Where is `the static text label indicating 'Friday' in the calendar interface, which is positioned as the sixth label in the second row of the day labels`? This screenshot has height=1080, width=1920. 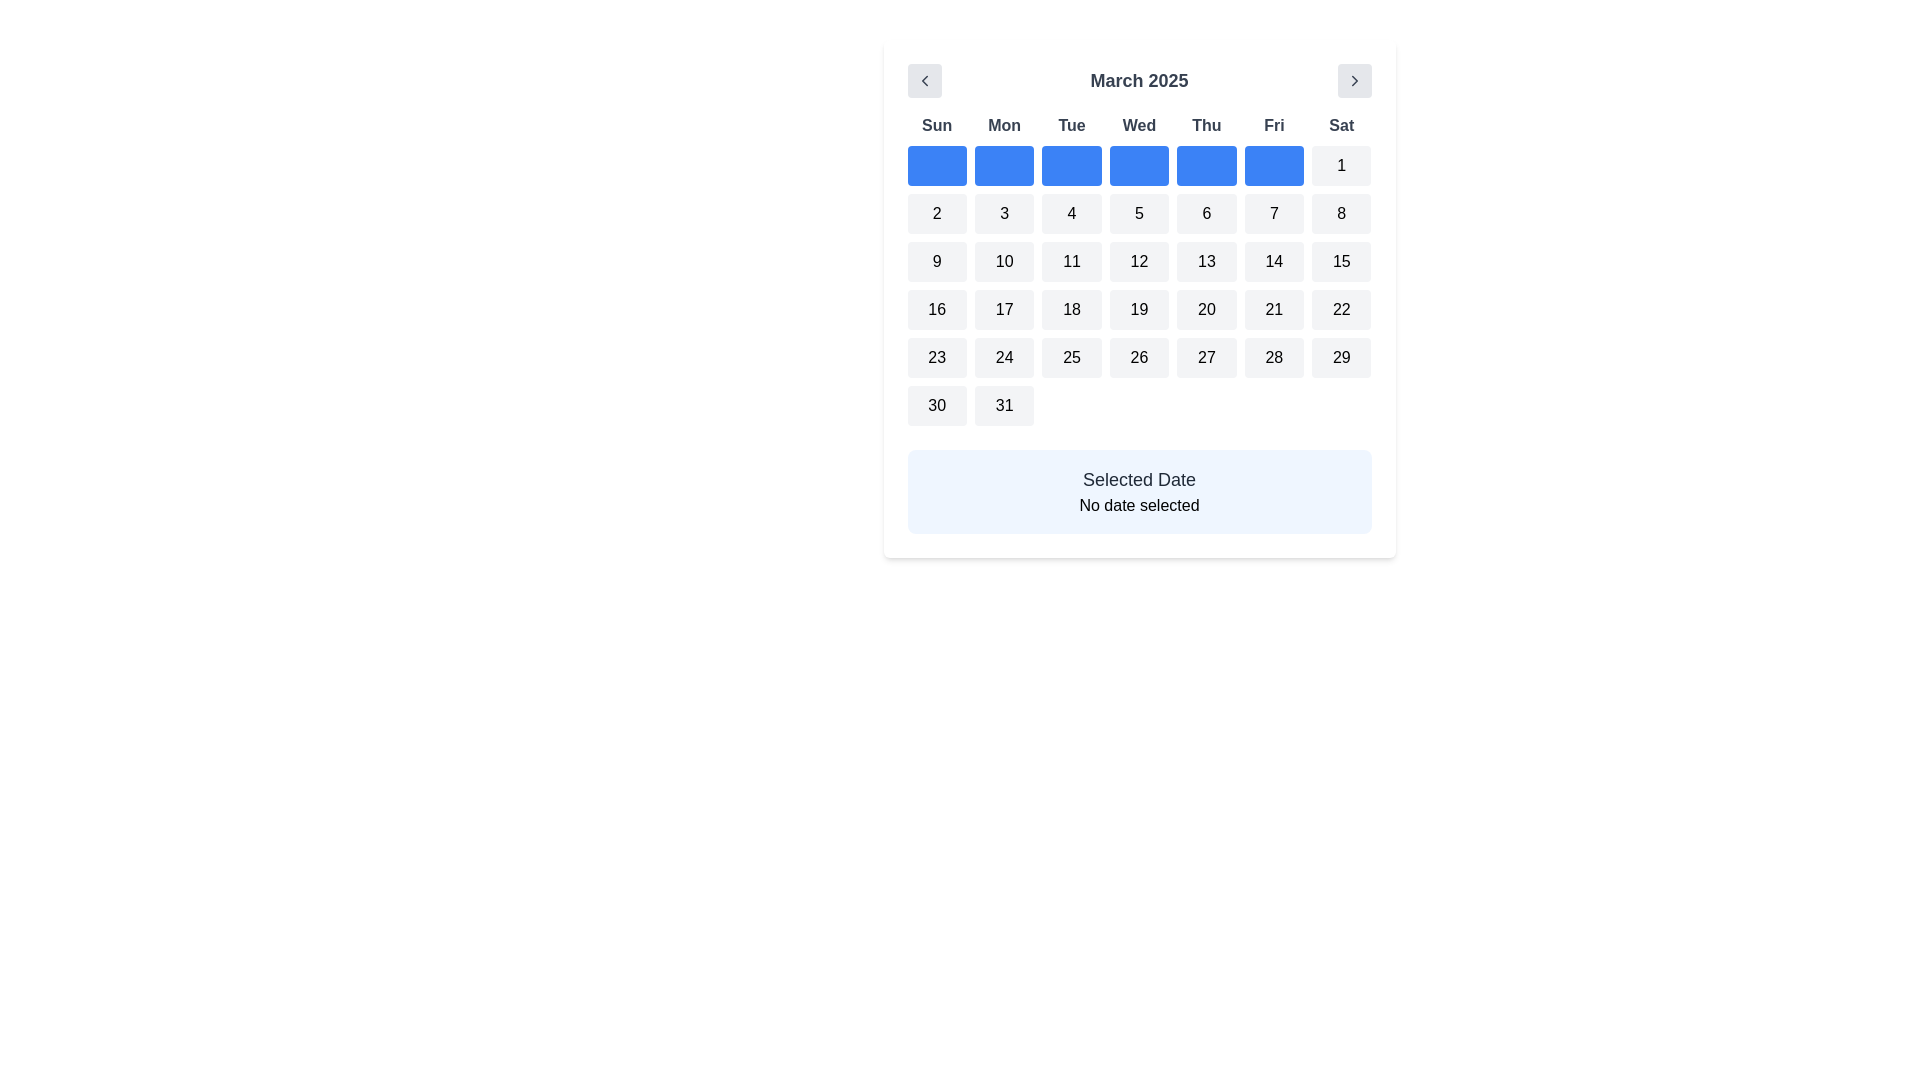
the static text label indicating 'Friday' in the calendar interface, which is positioned as the sixth label in the second row of the day labels is located at coordinates (1273, 126).